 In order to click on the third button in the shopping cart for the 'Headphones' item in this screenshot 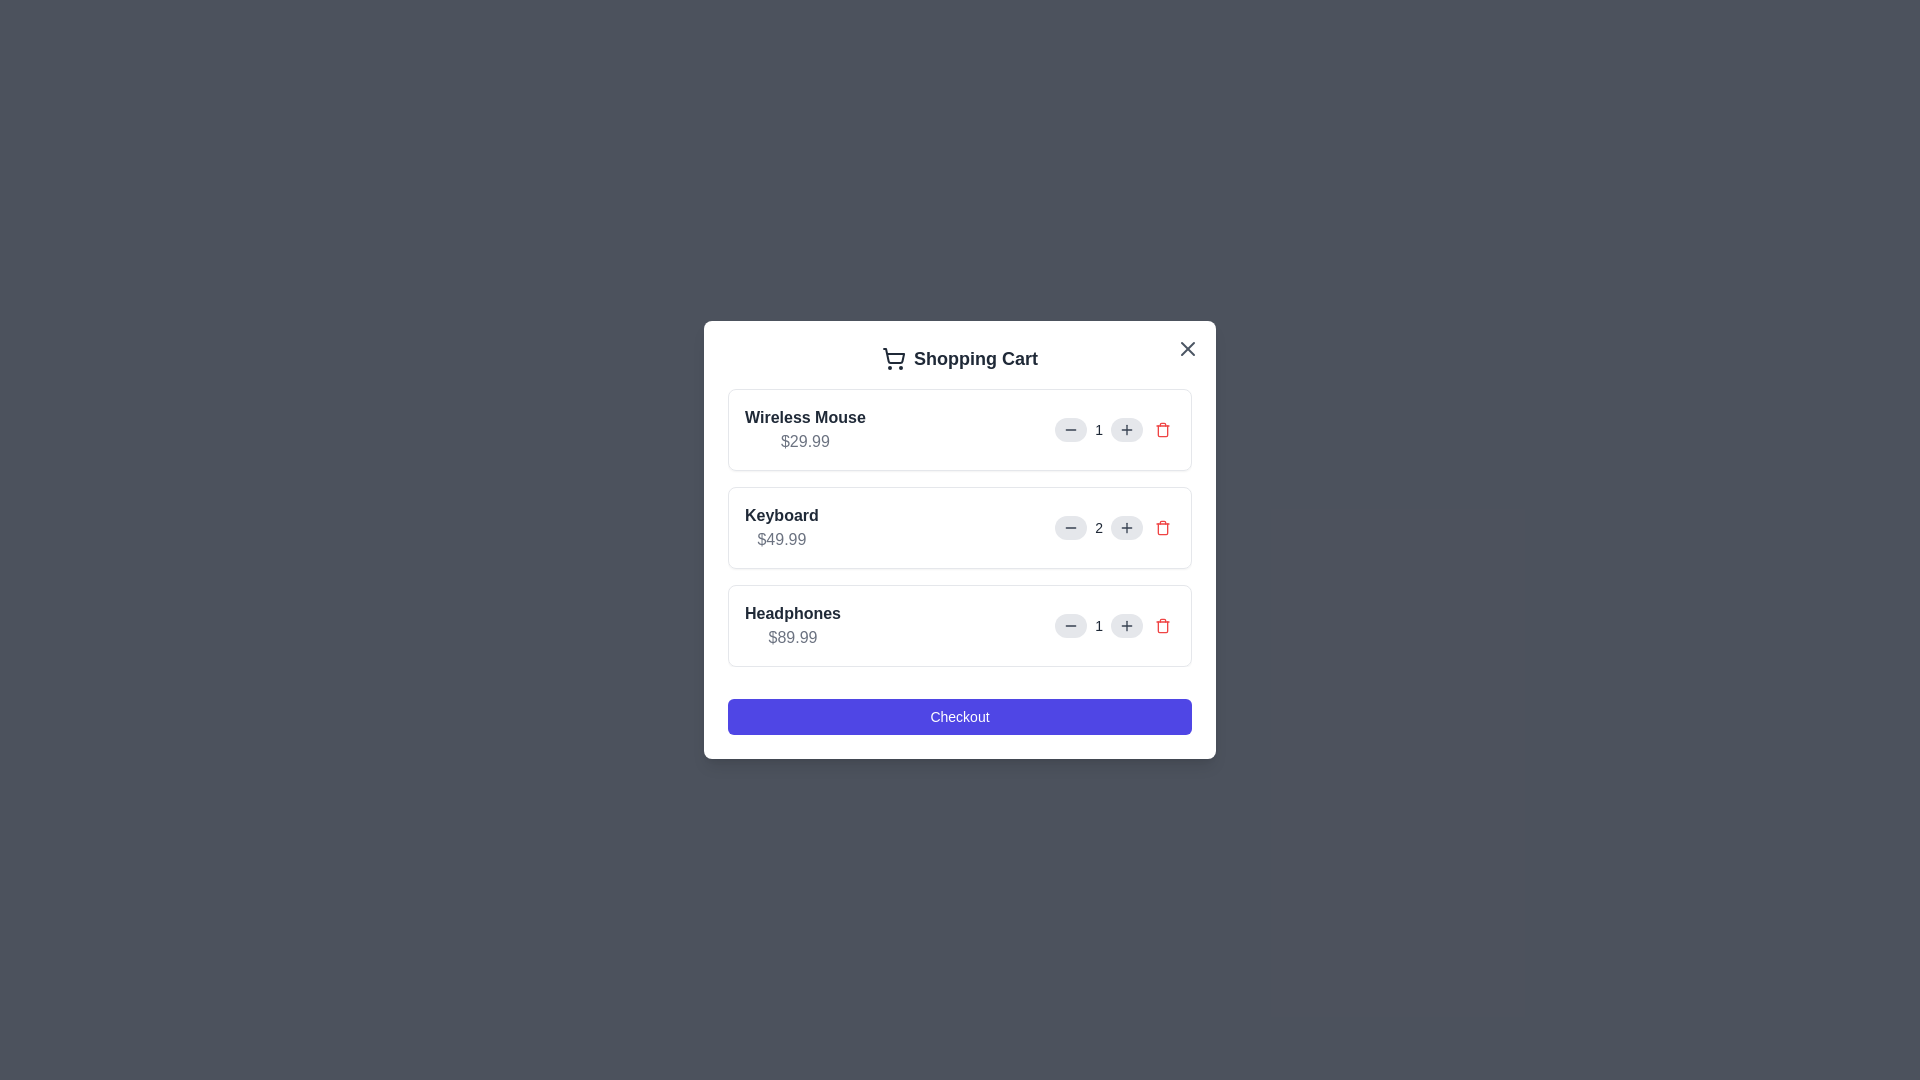, I will do `click(1127, 624)`.